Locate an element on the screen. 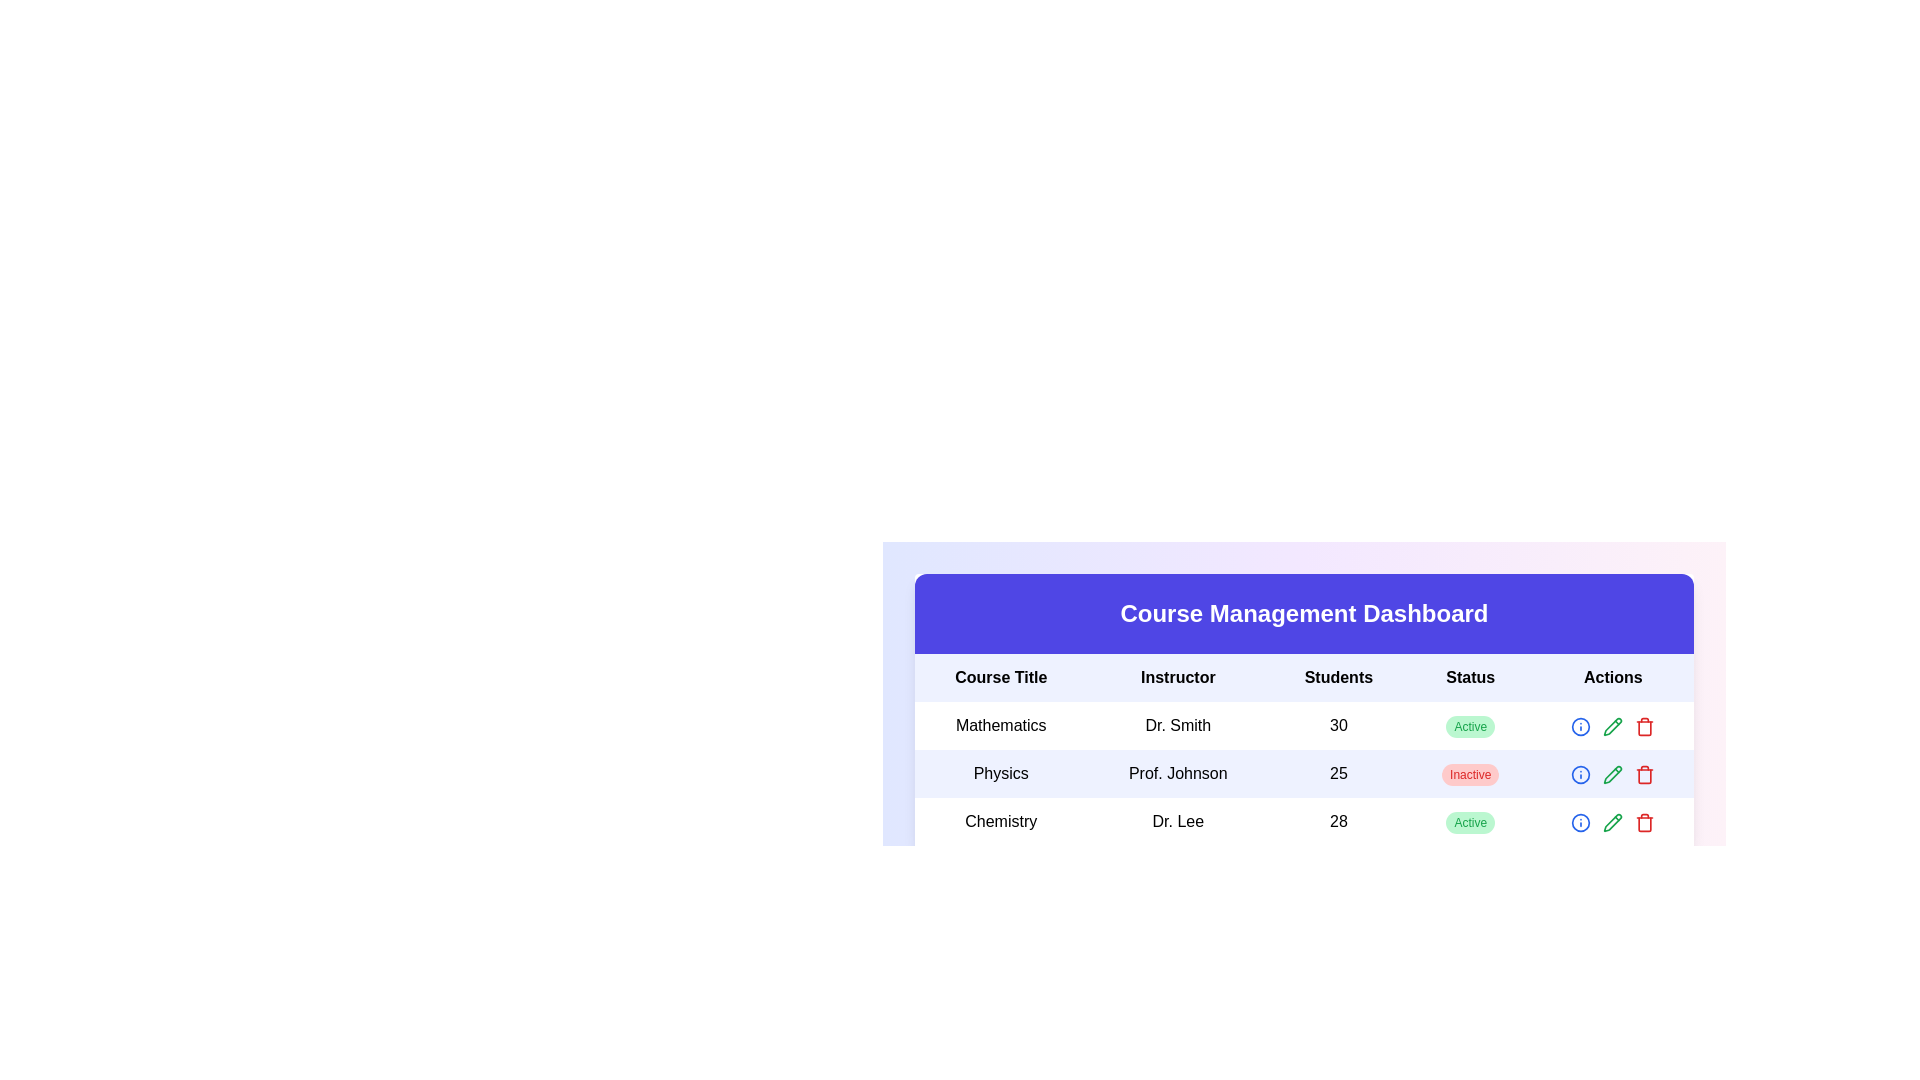 This screenshot has width=1920, height=1080. the green pencil-shaped icon in the 'Actions' column of the last row corresponding to the 'Chemistry' course instructed by Dr. Lee is located at coordinates (1613, 821).